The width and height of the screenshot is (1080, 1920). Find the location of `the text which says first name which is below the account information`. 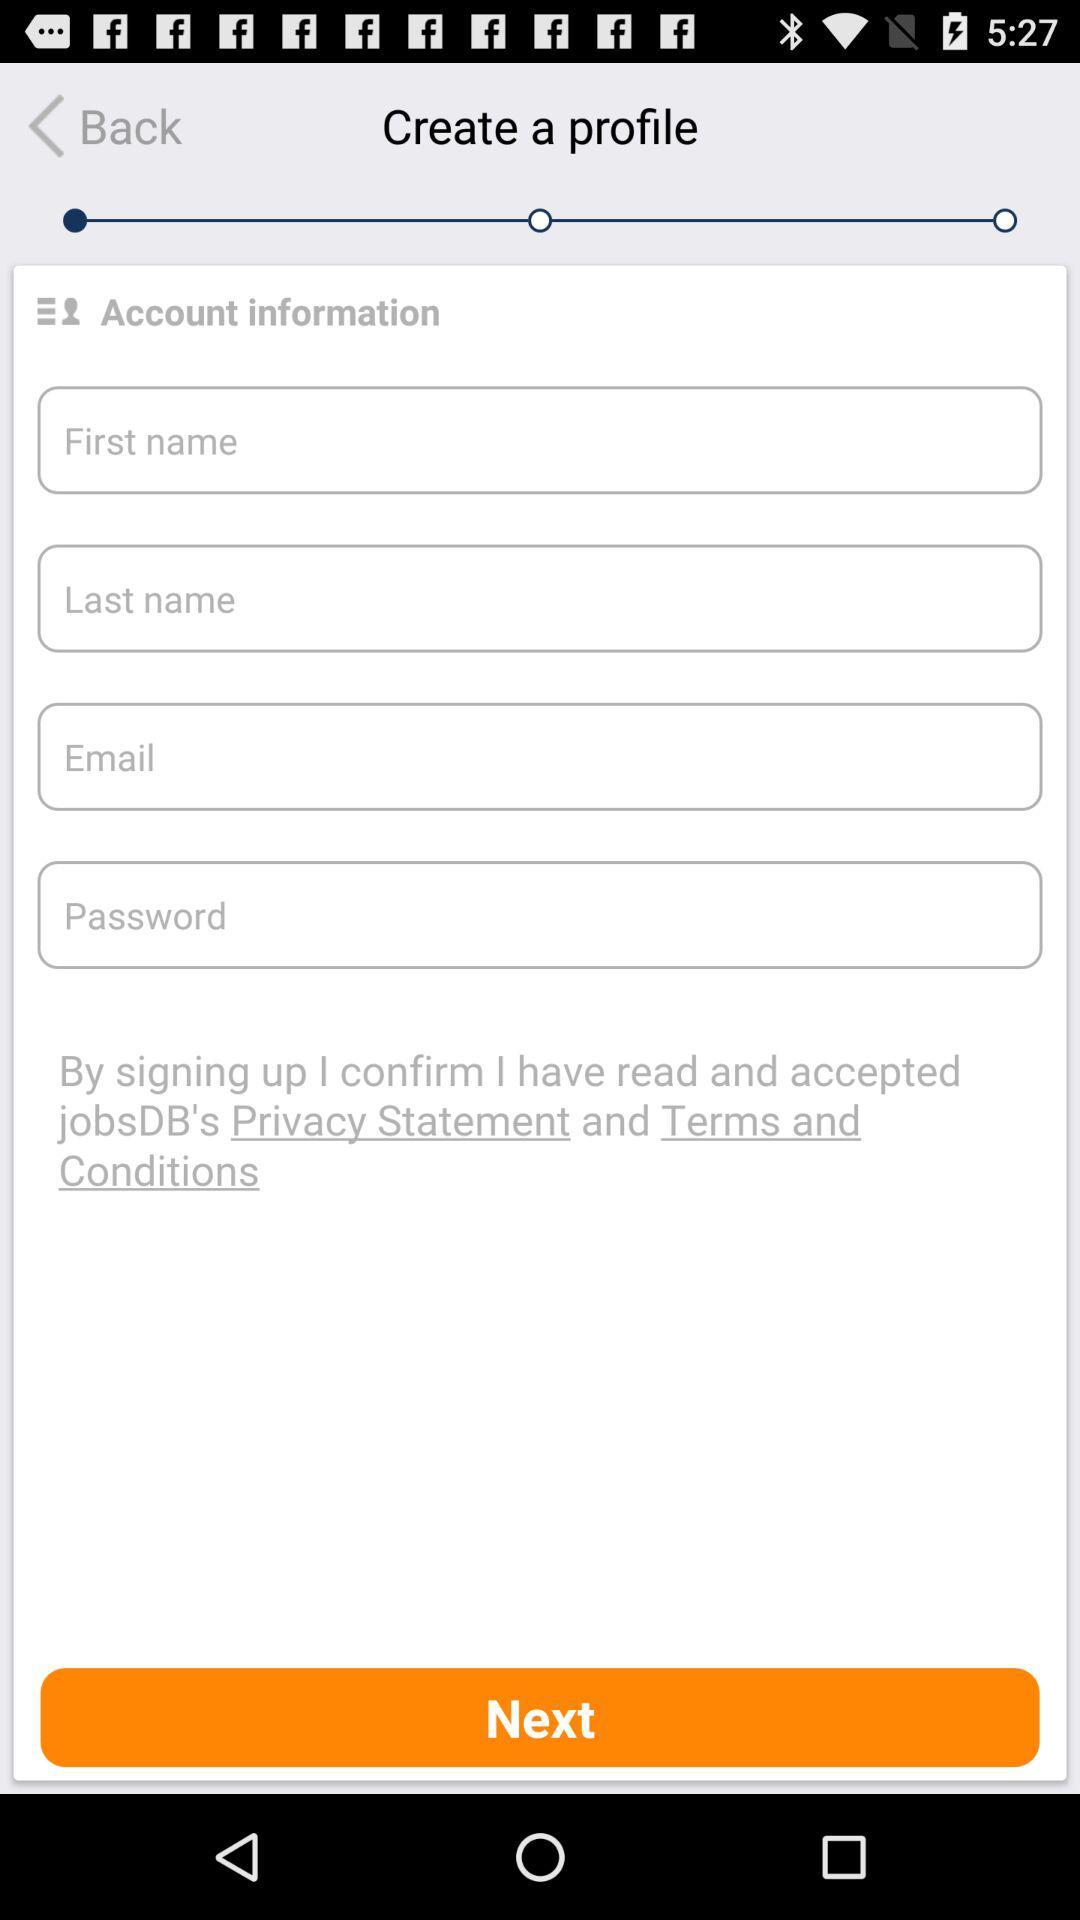

the text which says first name which is below the account information is located at coordinates (540, 439).